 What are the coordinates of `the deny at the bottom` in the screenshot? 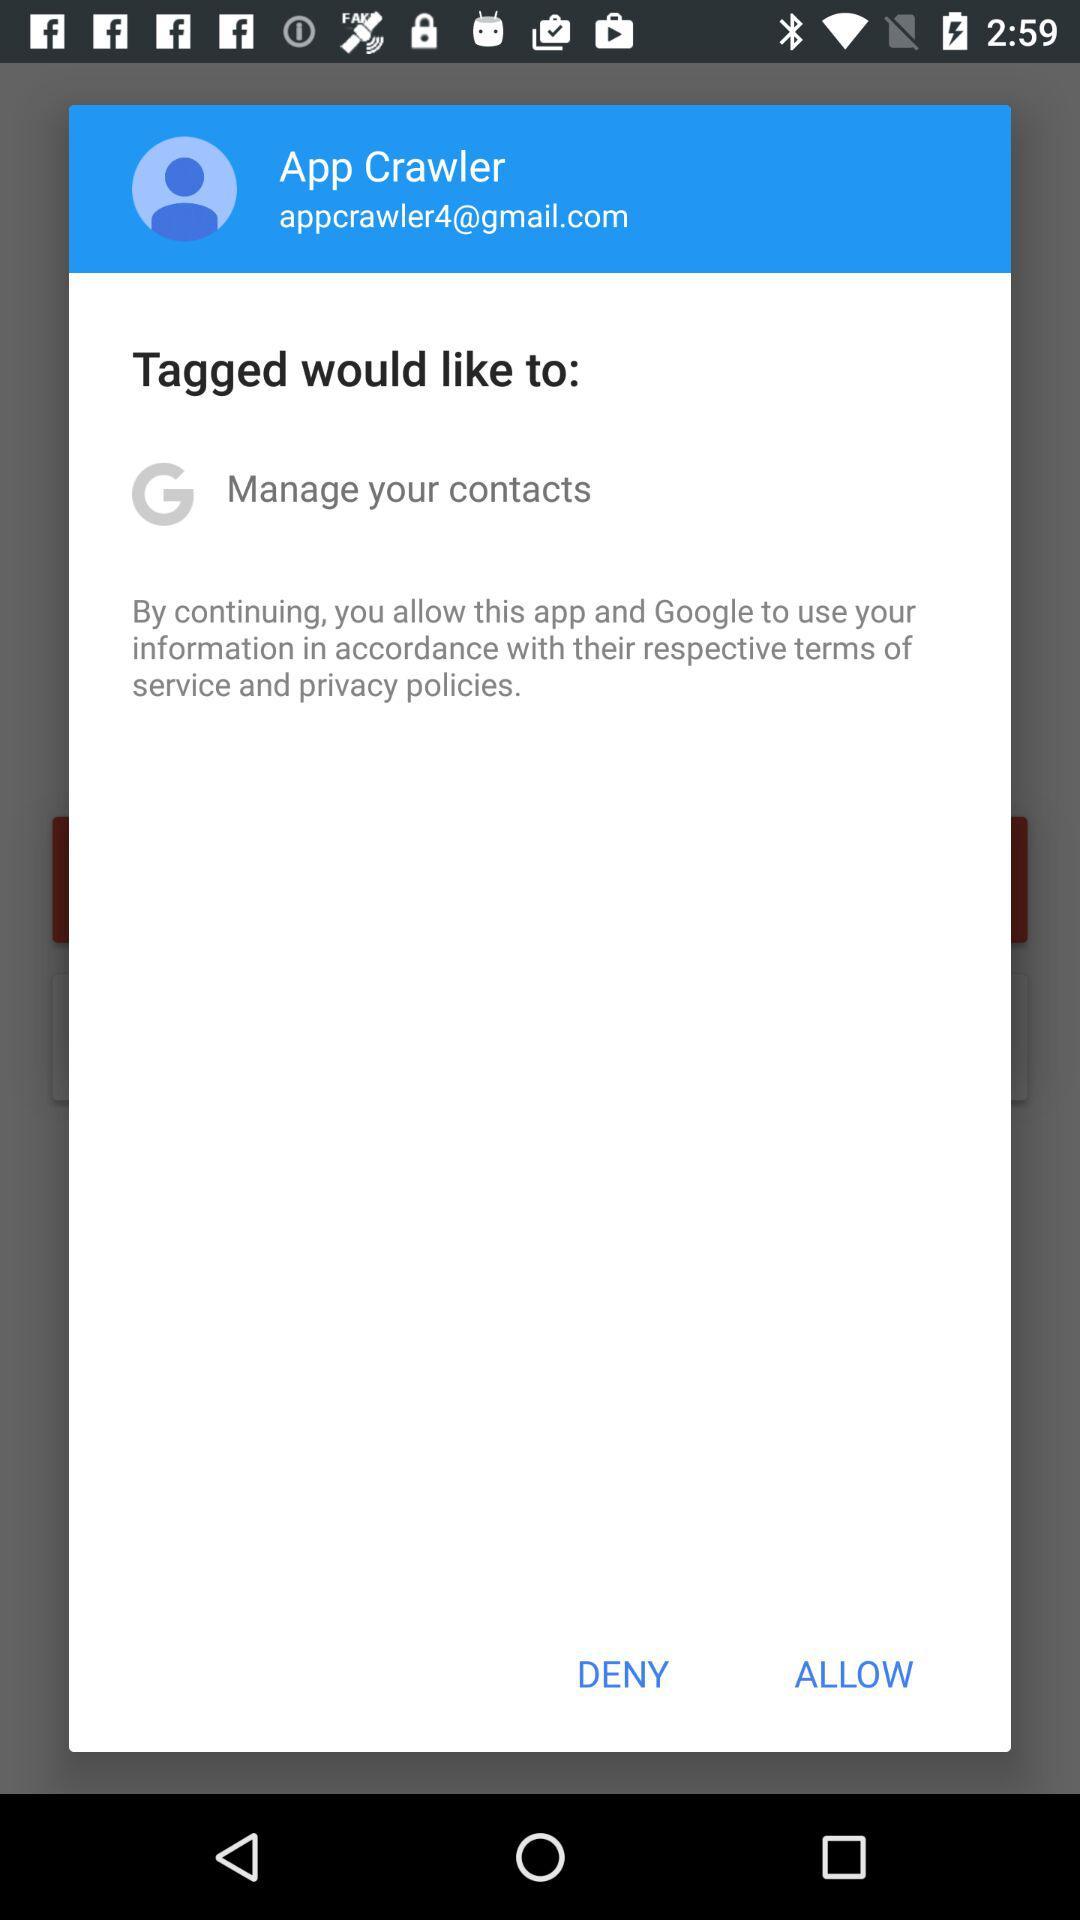 It's located at (621, 1673).